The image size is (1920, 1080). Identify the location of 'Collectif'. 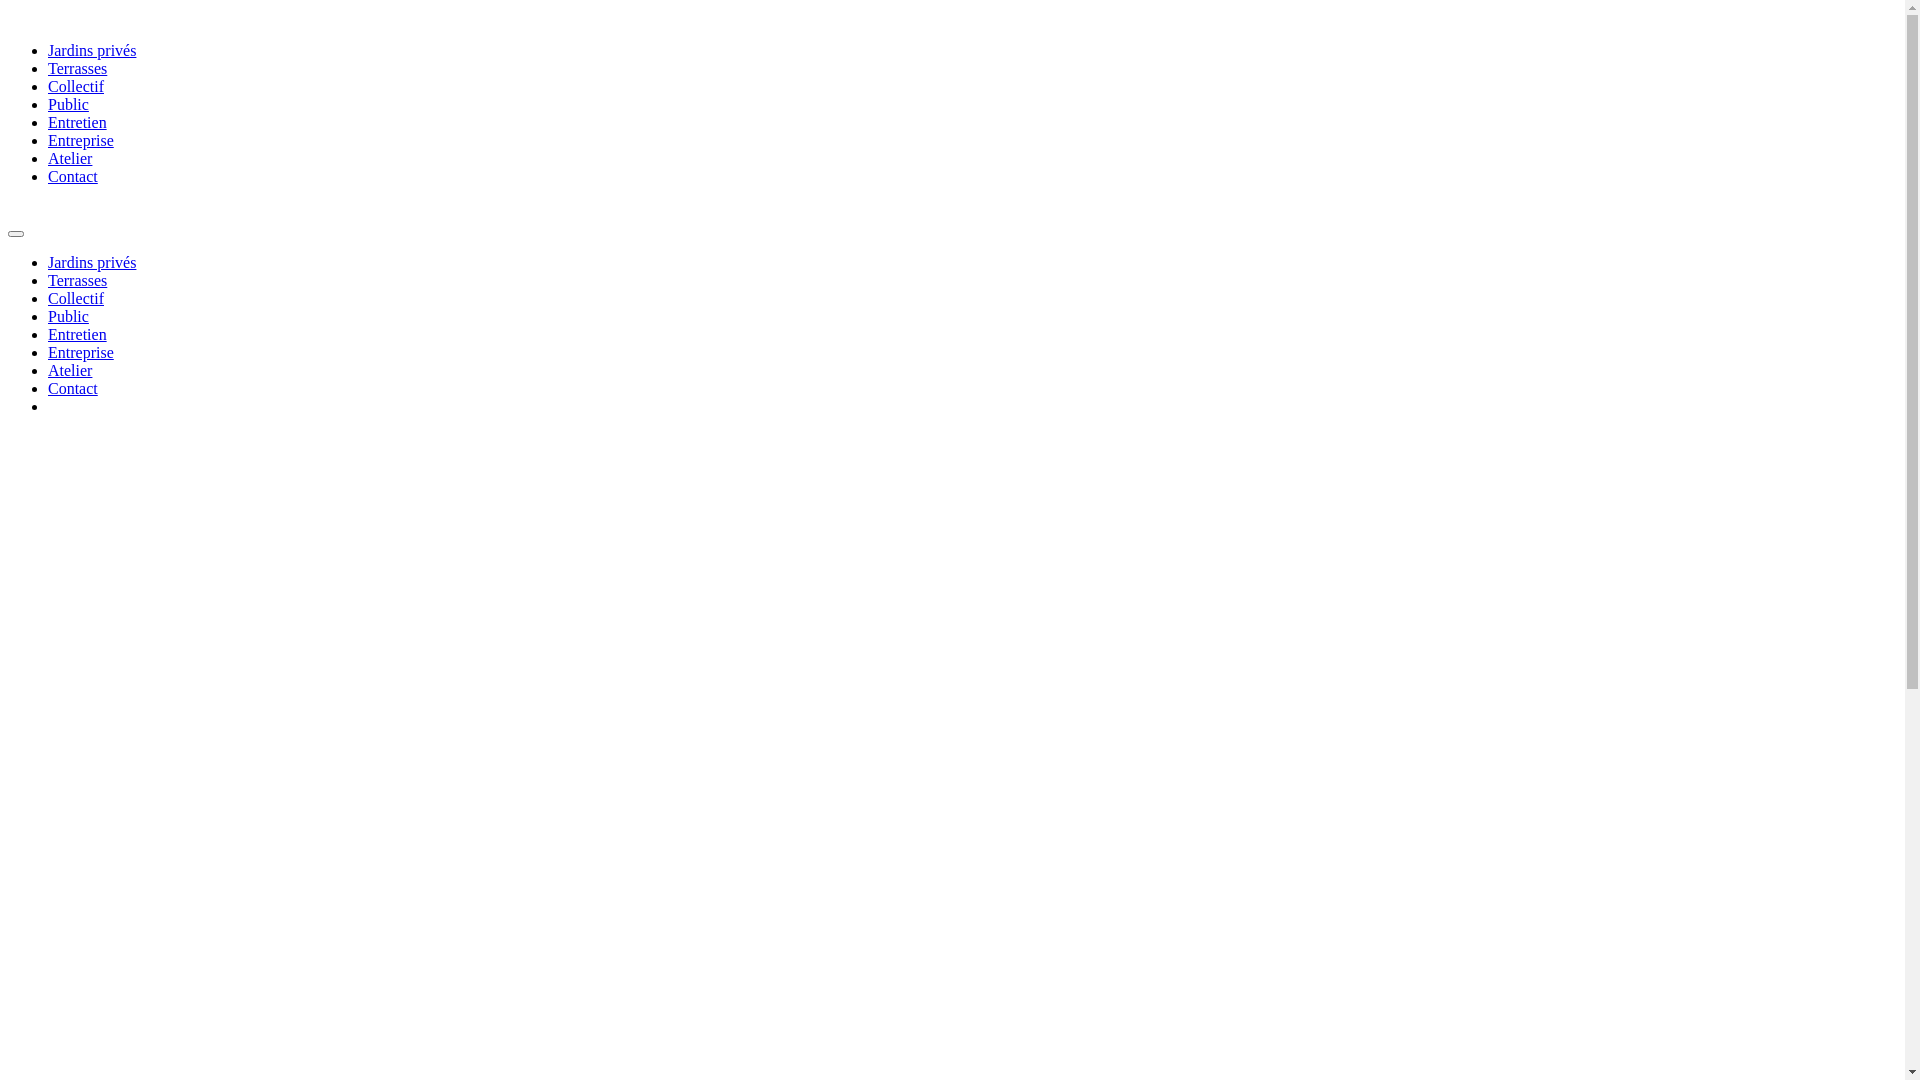
(76, 298).